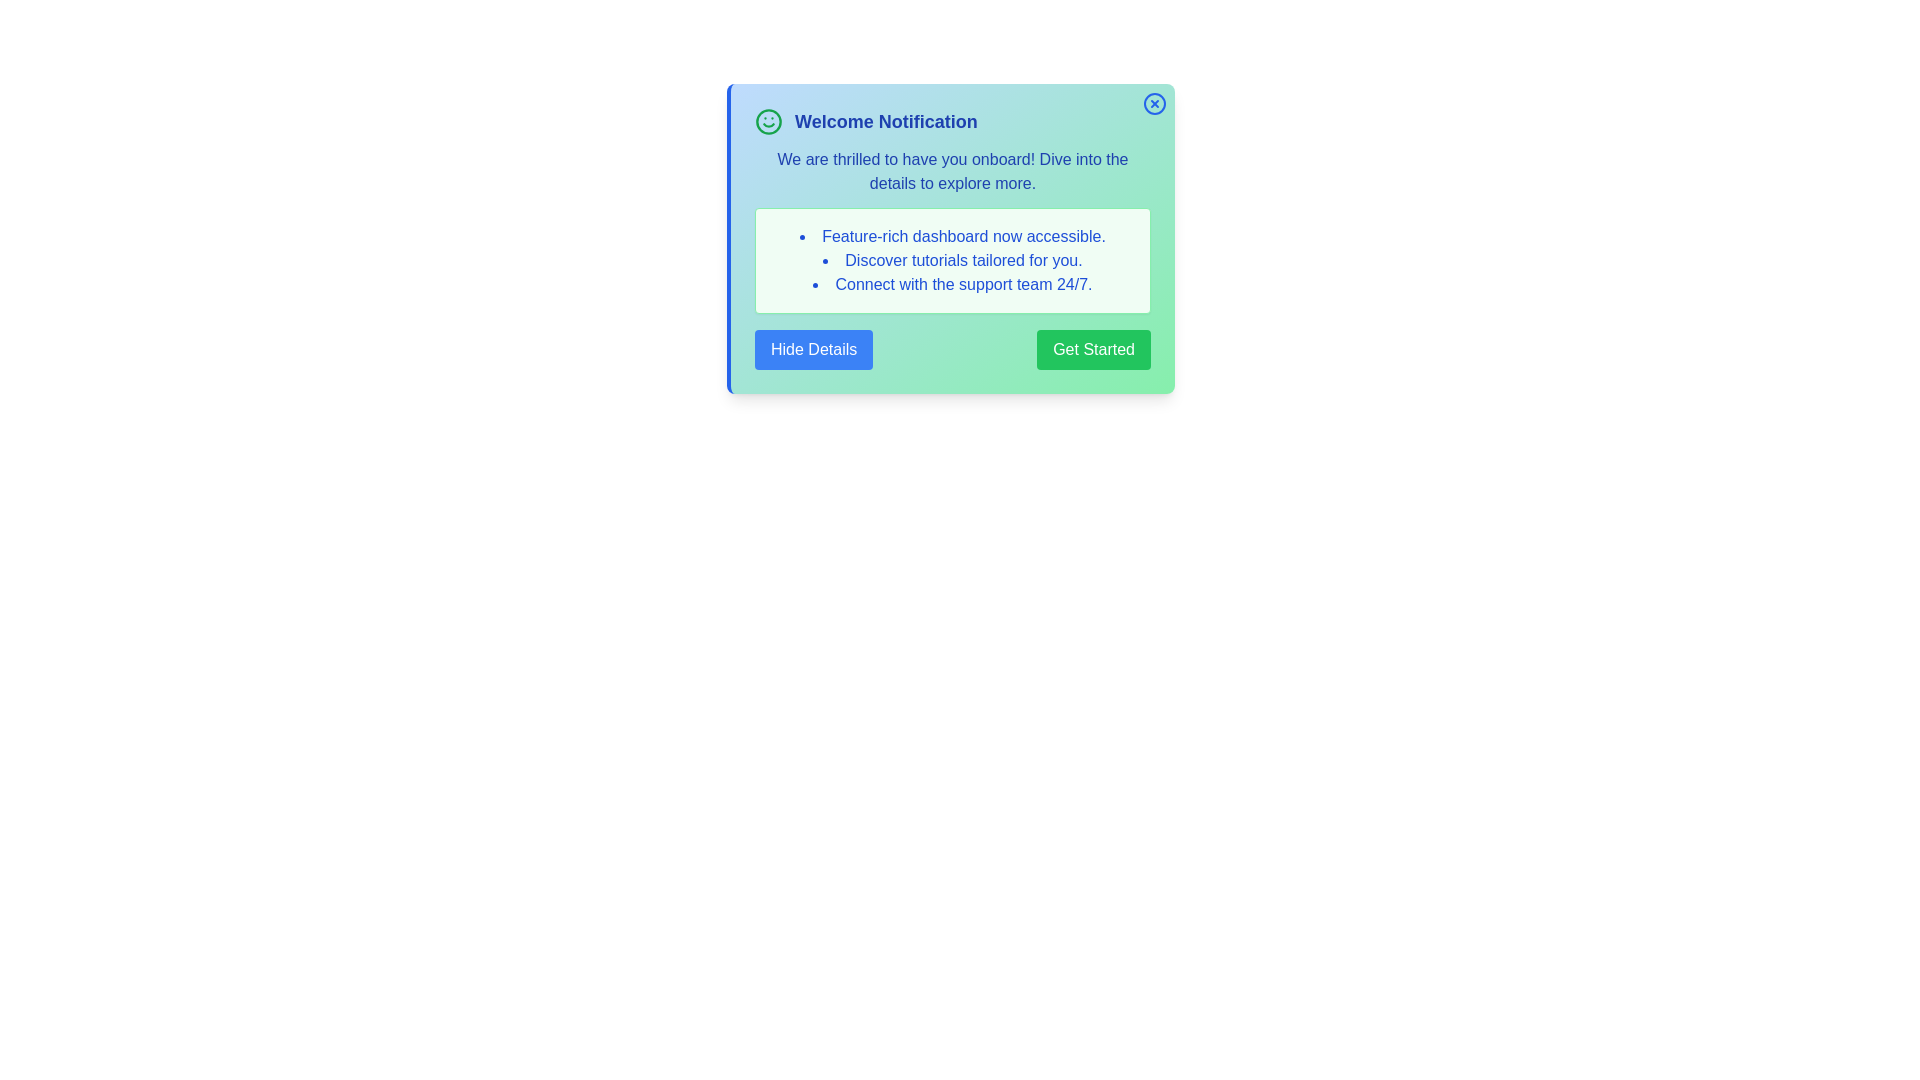 The width and height of the screenshot is (1920, 1080). Describe the element at coordinates (1093, 349) in the screenshot. I see `the 'Get Started' button to initiate the action` at that location.